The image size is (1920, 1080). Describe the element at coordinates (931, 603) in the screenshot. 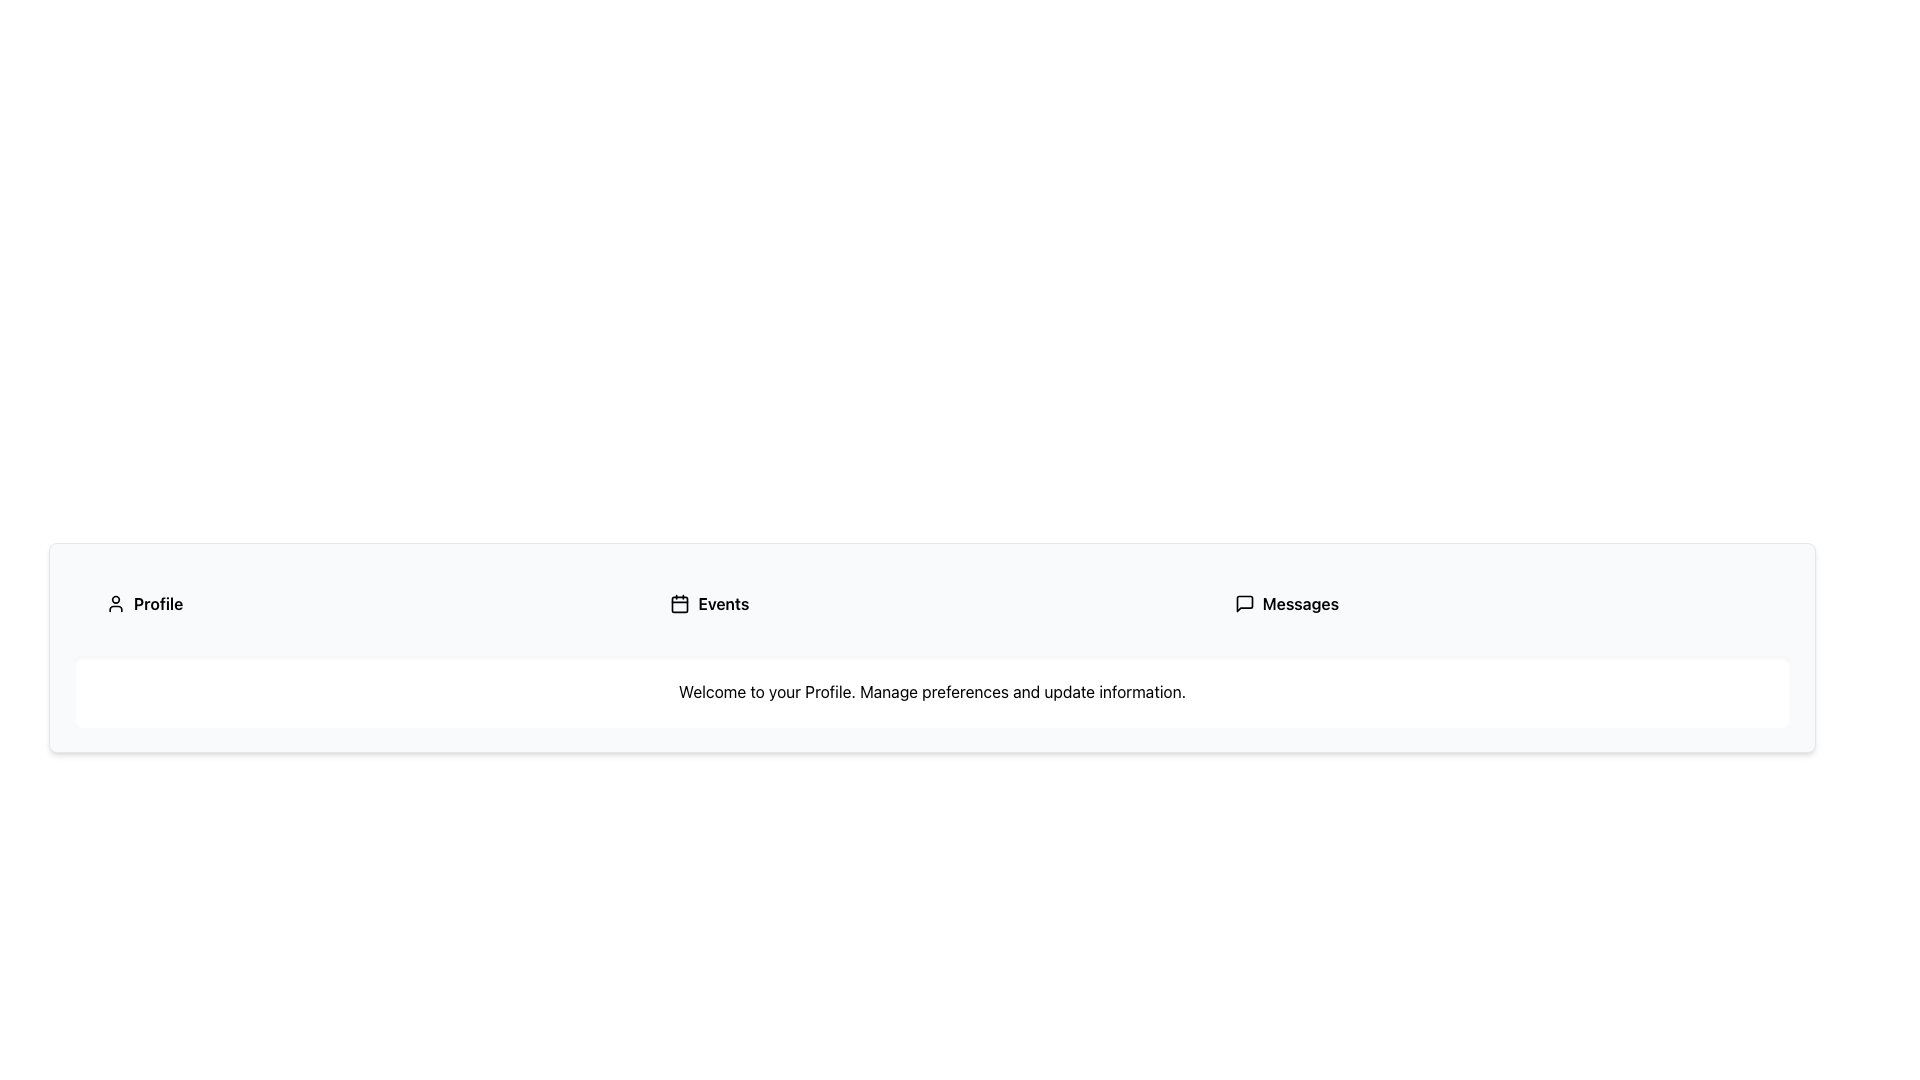

I see `the 'Events' button, which is the second button in a horizontal alignment` at that location.